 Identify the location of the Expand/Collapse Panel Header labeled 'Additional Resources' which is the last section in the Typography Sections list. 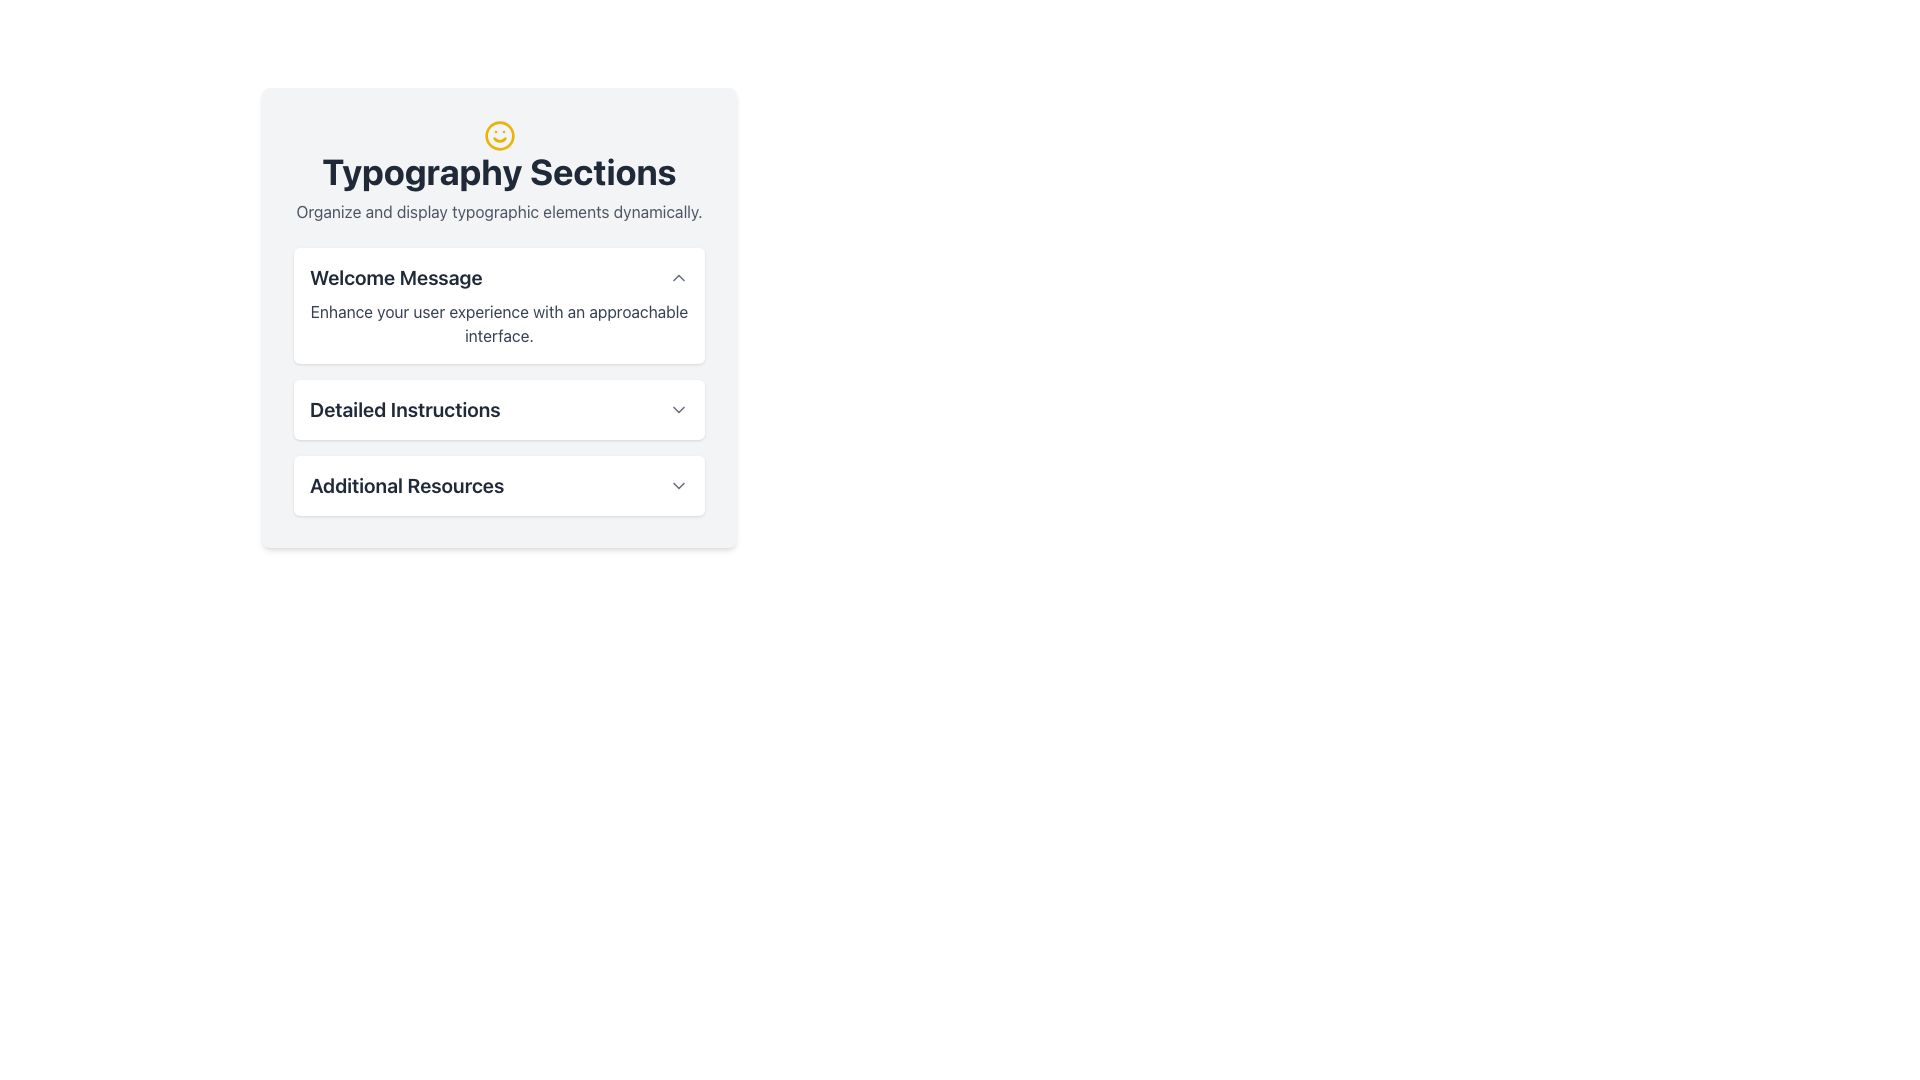
(499, 486).